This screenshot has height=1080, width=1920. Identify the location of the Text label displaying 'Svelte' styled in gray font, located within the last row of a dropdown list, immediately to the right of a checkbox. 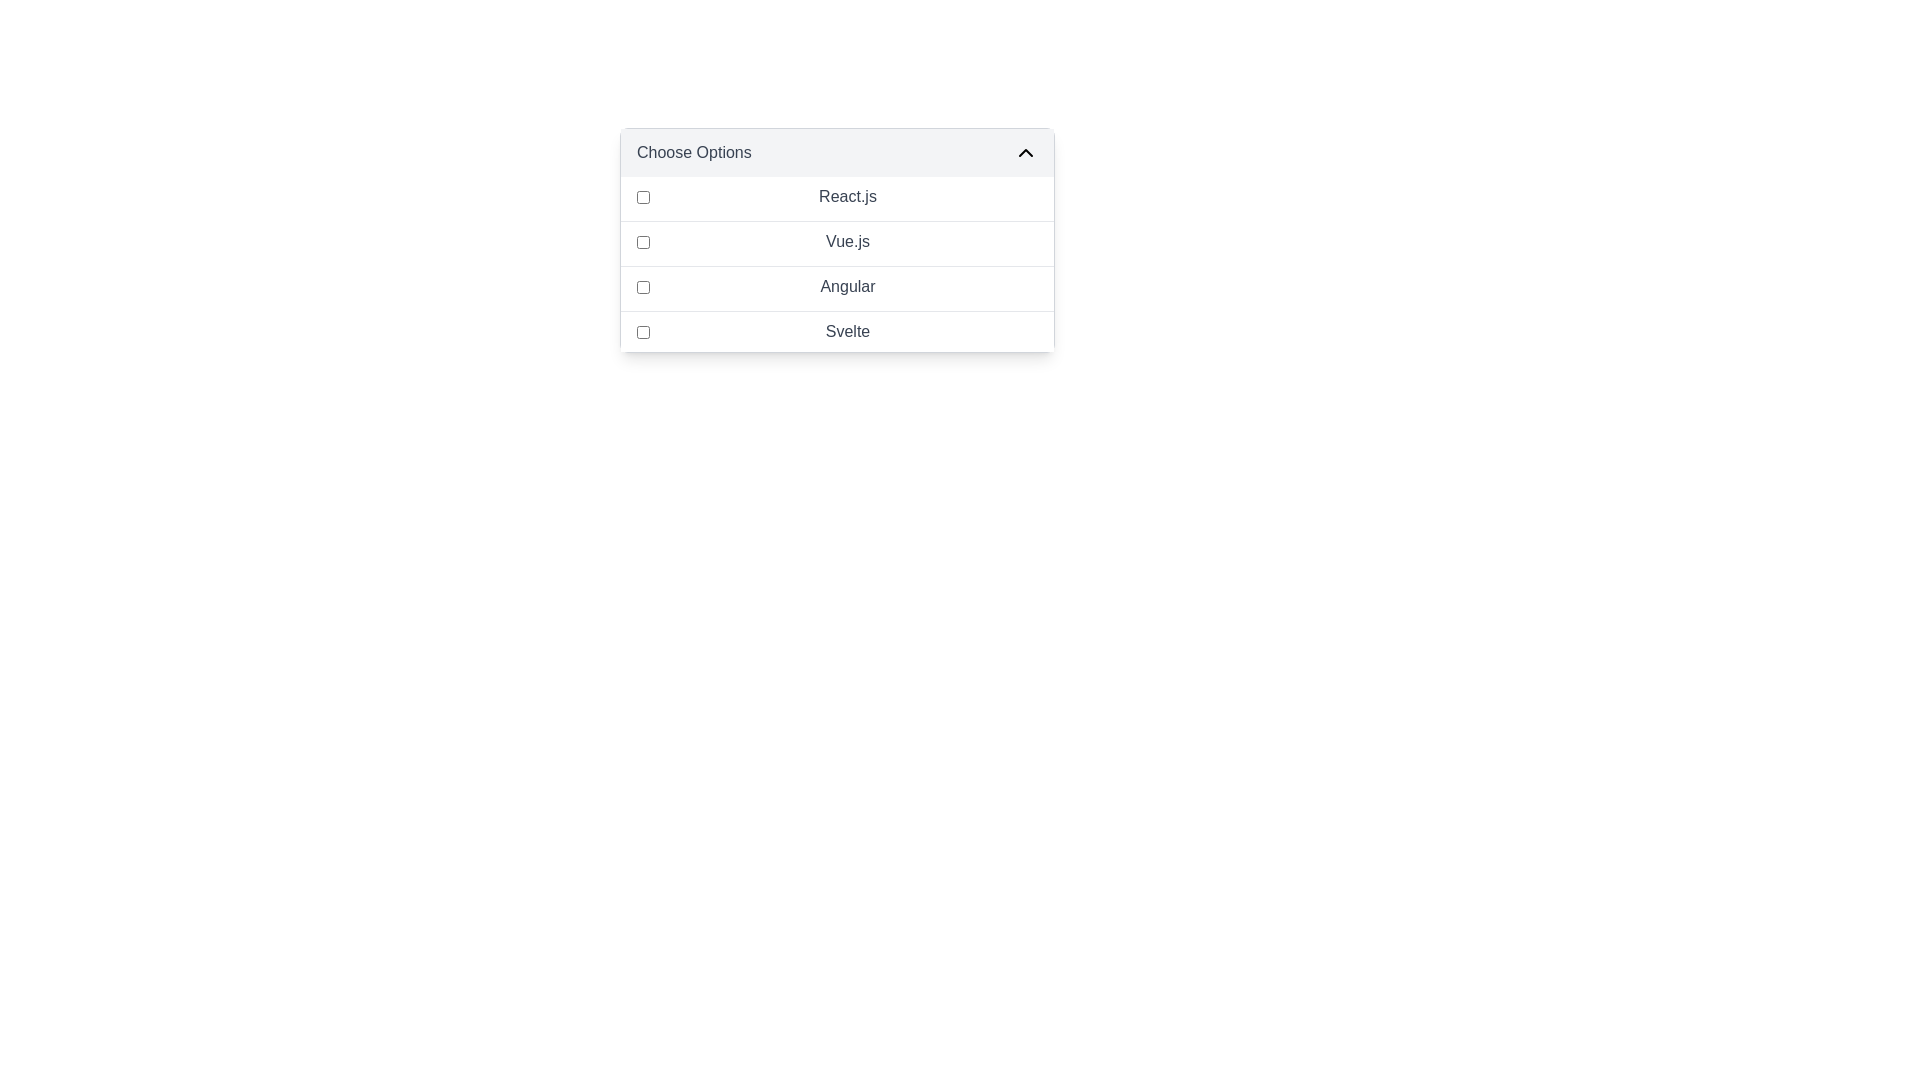
(848, 330).